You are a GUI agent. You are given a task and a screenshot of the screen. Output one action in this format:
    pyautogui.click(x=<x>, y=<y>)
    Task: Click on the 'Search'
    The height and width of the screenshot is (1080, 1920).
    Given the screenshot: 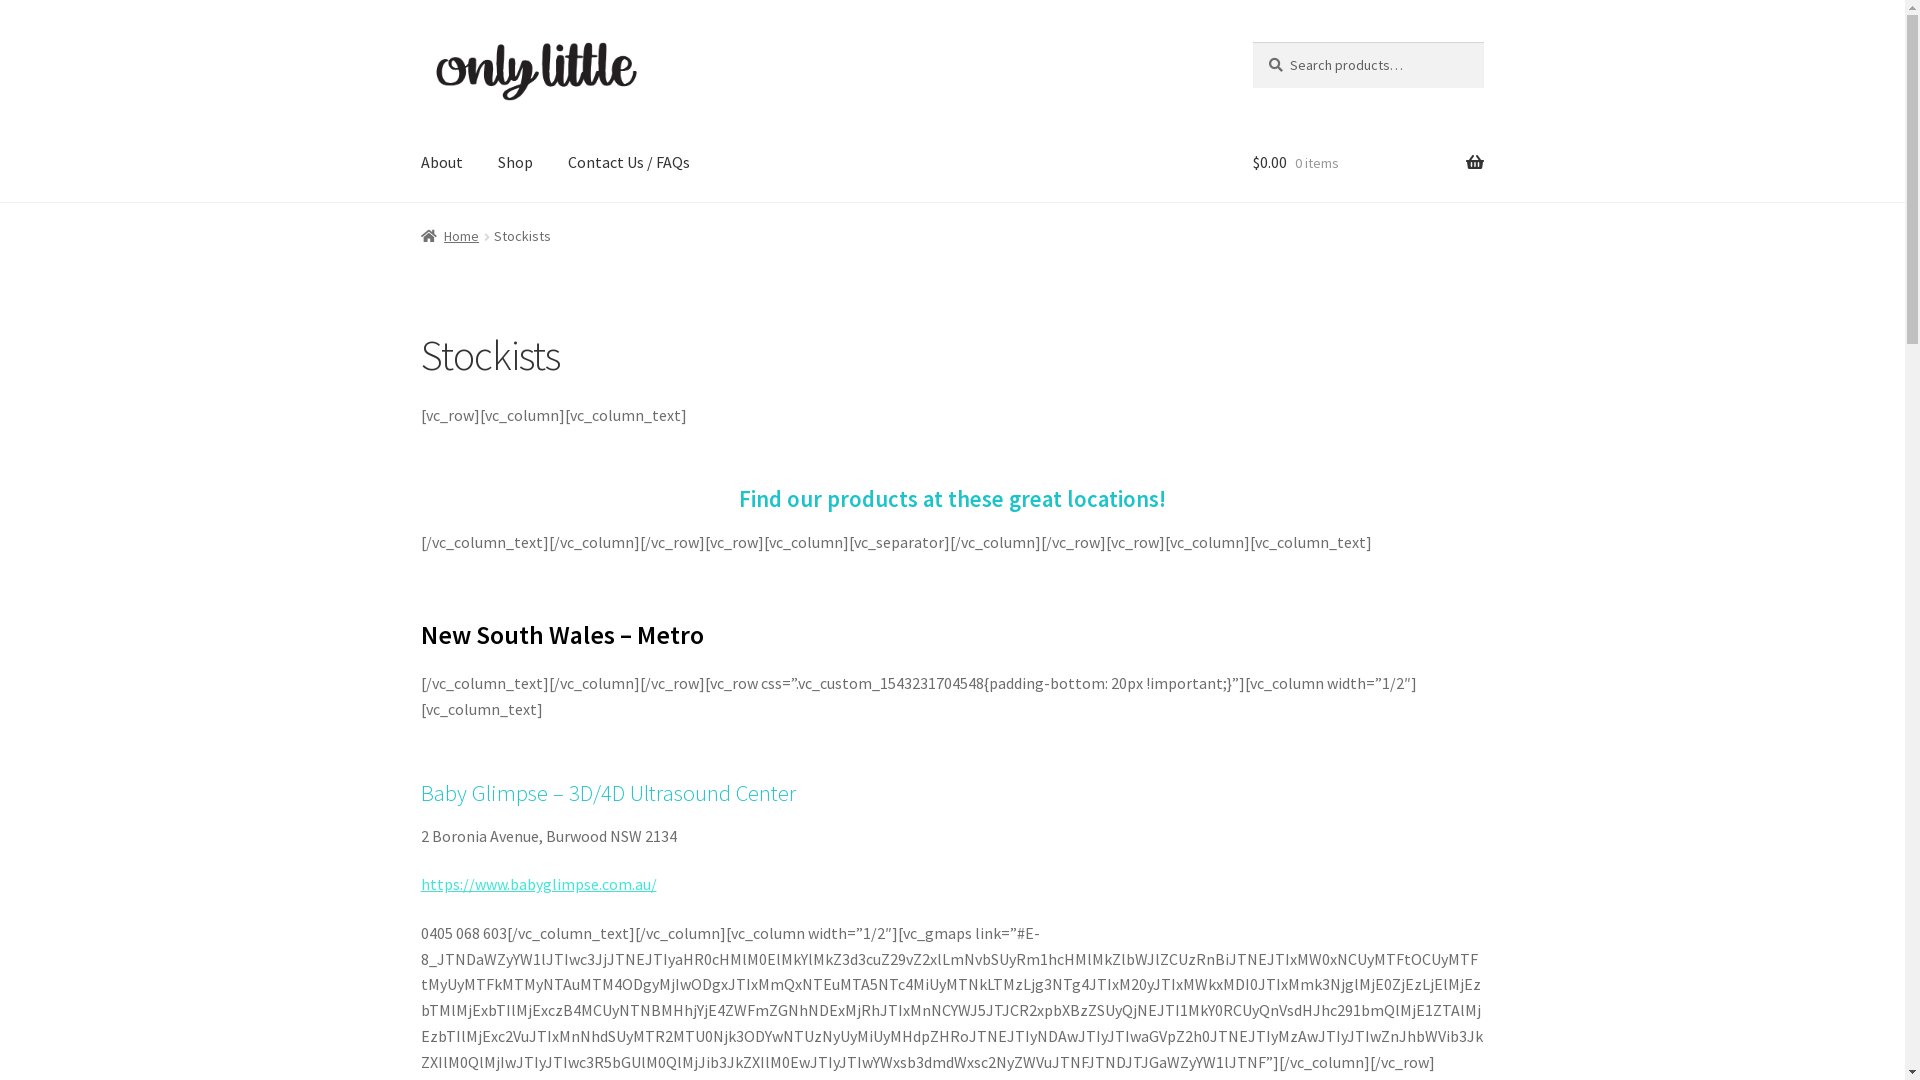 What is the action you would take?
    pyautogui.click(x=1251, y=41)
    